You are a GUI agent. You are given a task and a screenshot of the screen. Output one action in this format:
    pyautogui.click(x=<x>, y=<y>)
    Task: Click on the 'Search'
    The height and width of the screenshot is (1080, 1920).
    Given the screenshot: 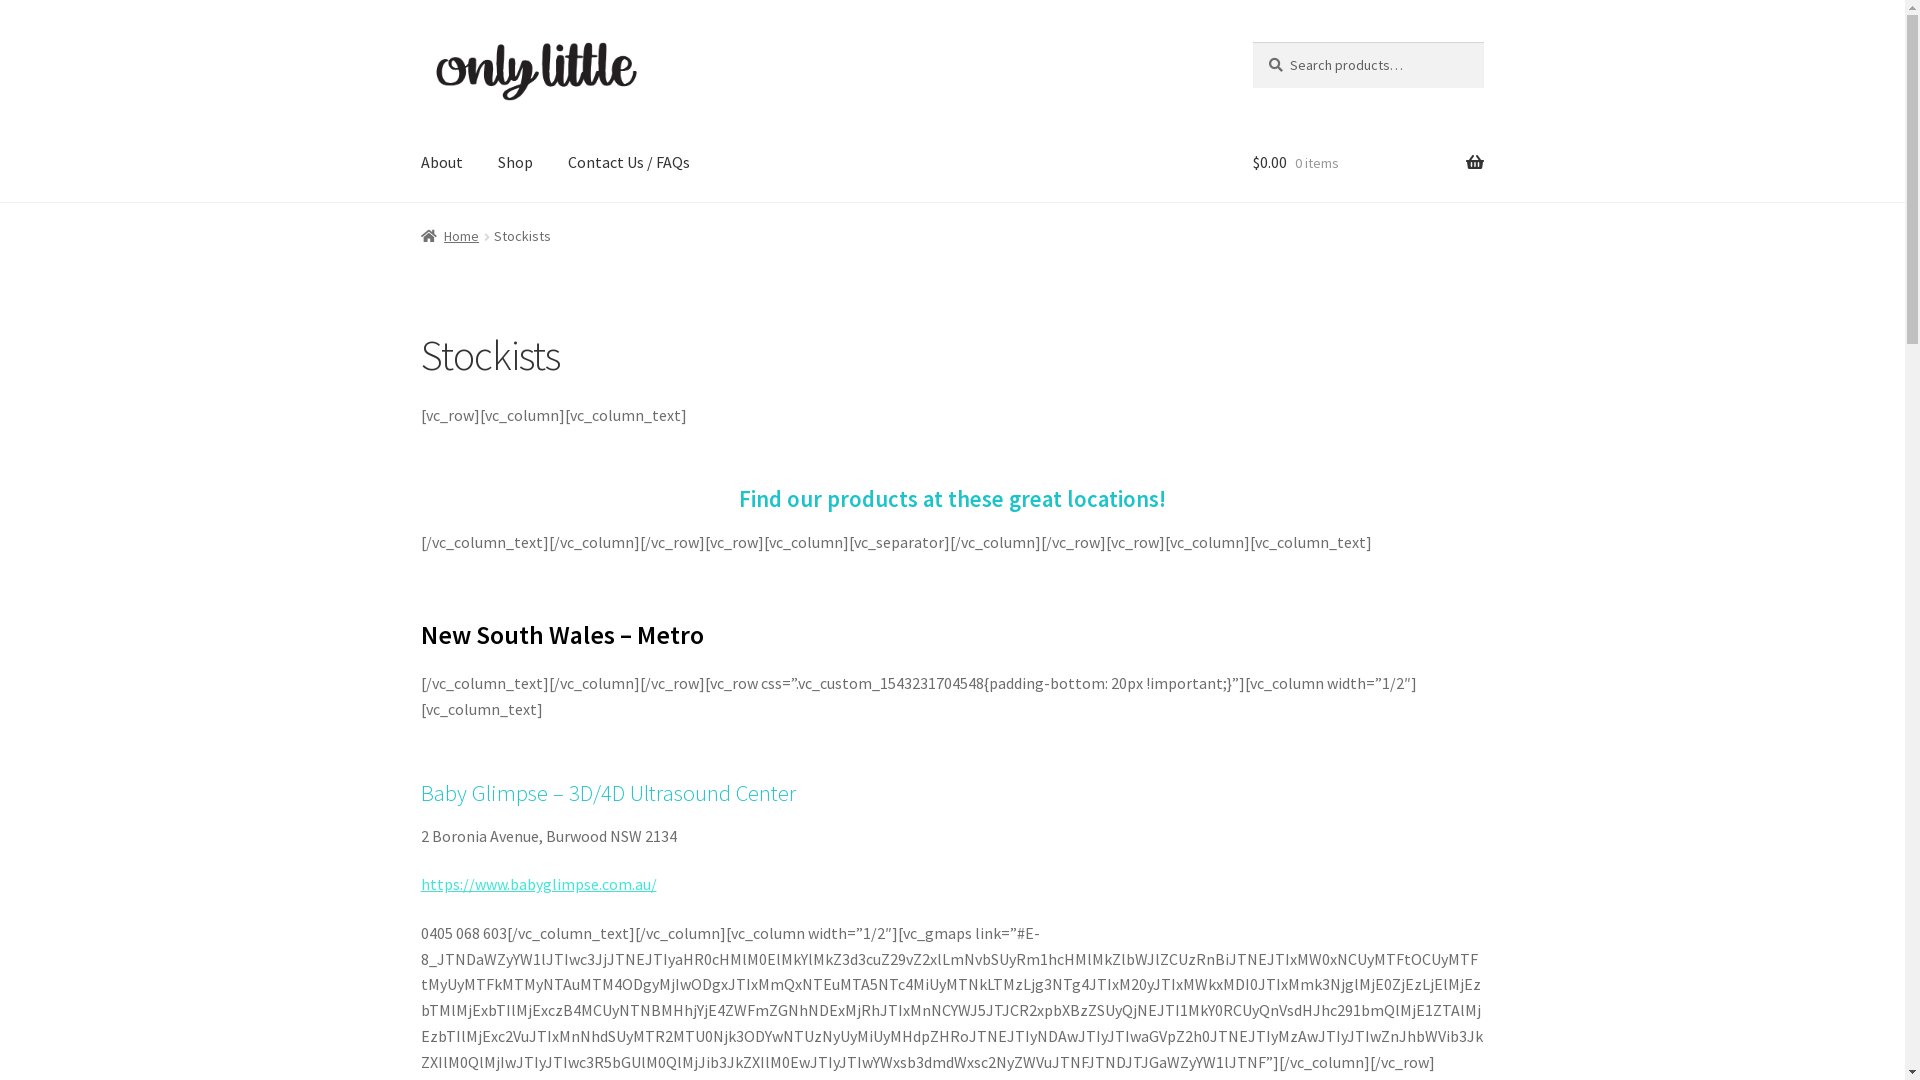 What is the action you would take?
    pyautogui.click(x=1251, y=41)
    